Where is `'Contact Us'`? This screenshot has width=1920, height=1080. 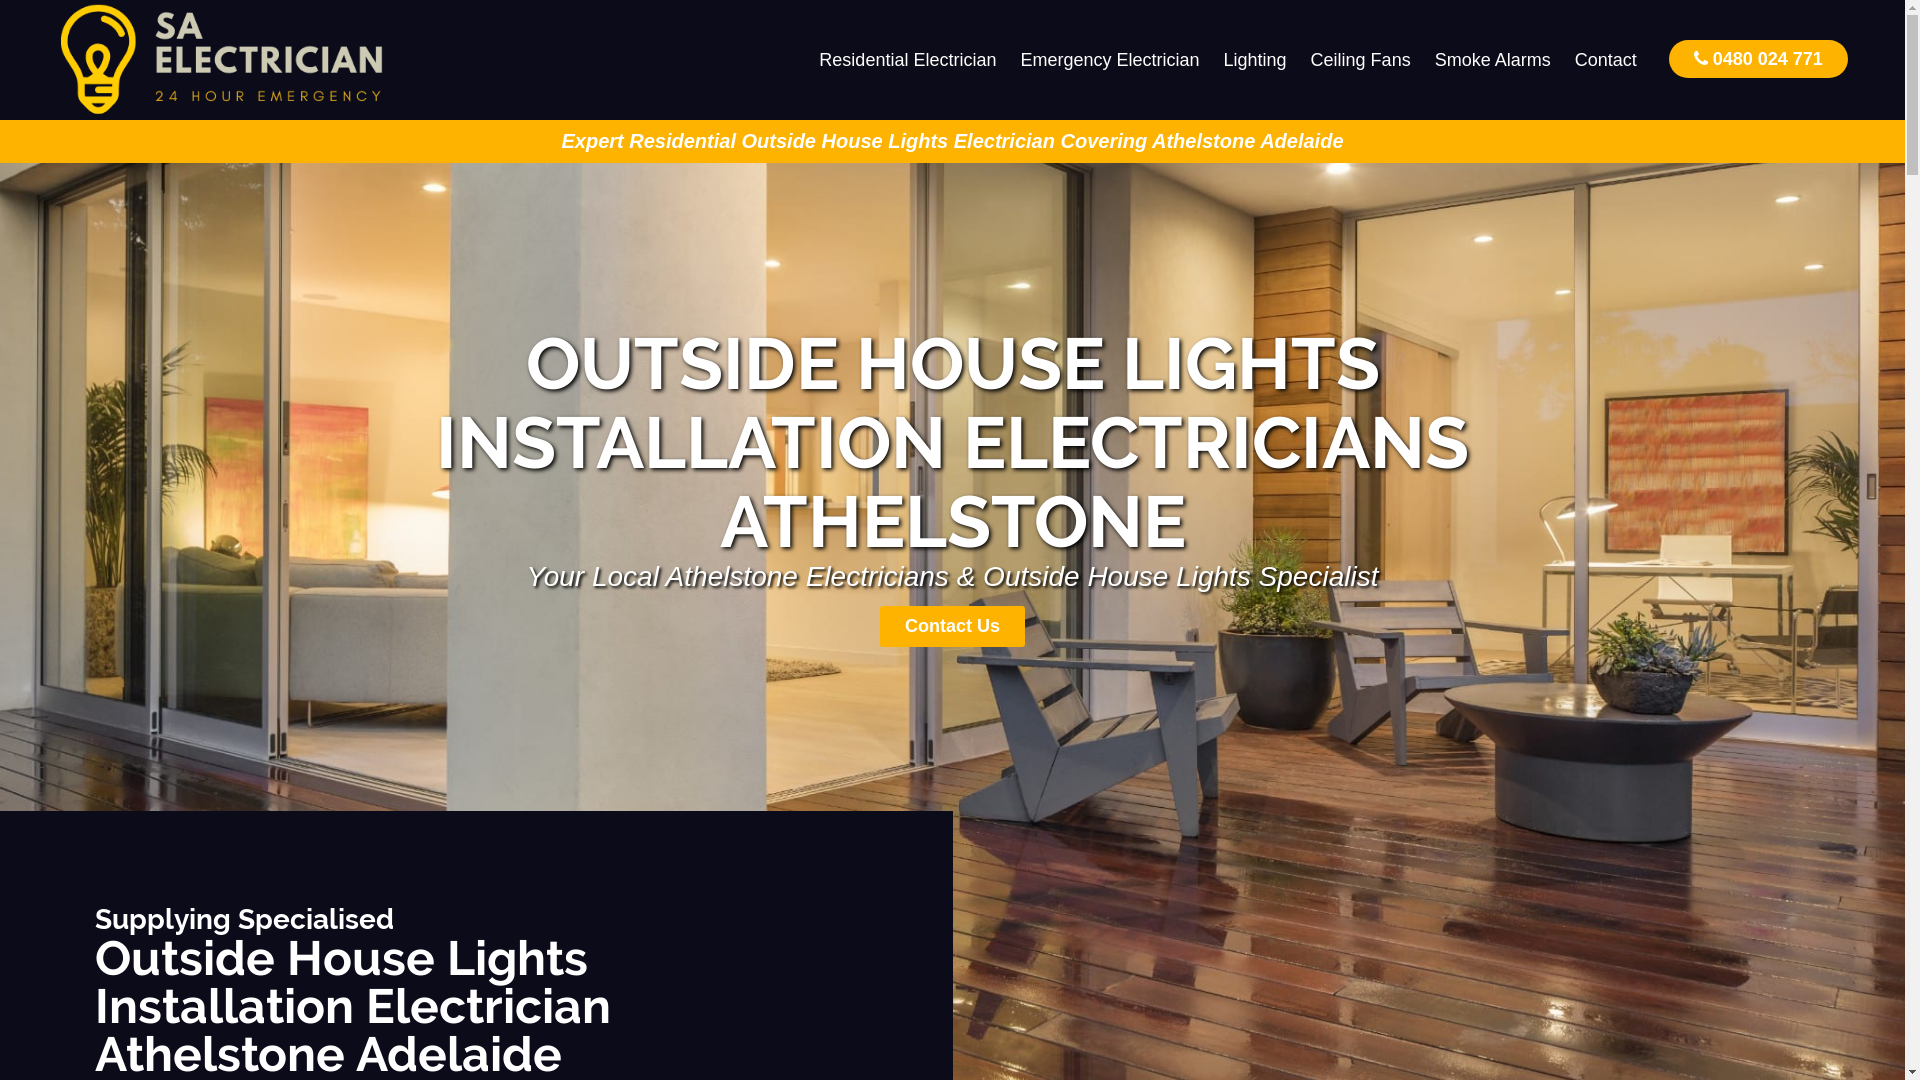 'Contact Us' is located at coordinates (951, 625).